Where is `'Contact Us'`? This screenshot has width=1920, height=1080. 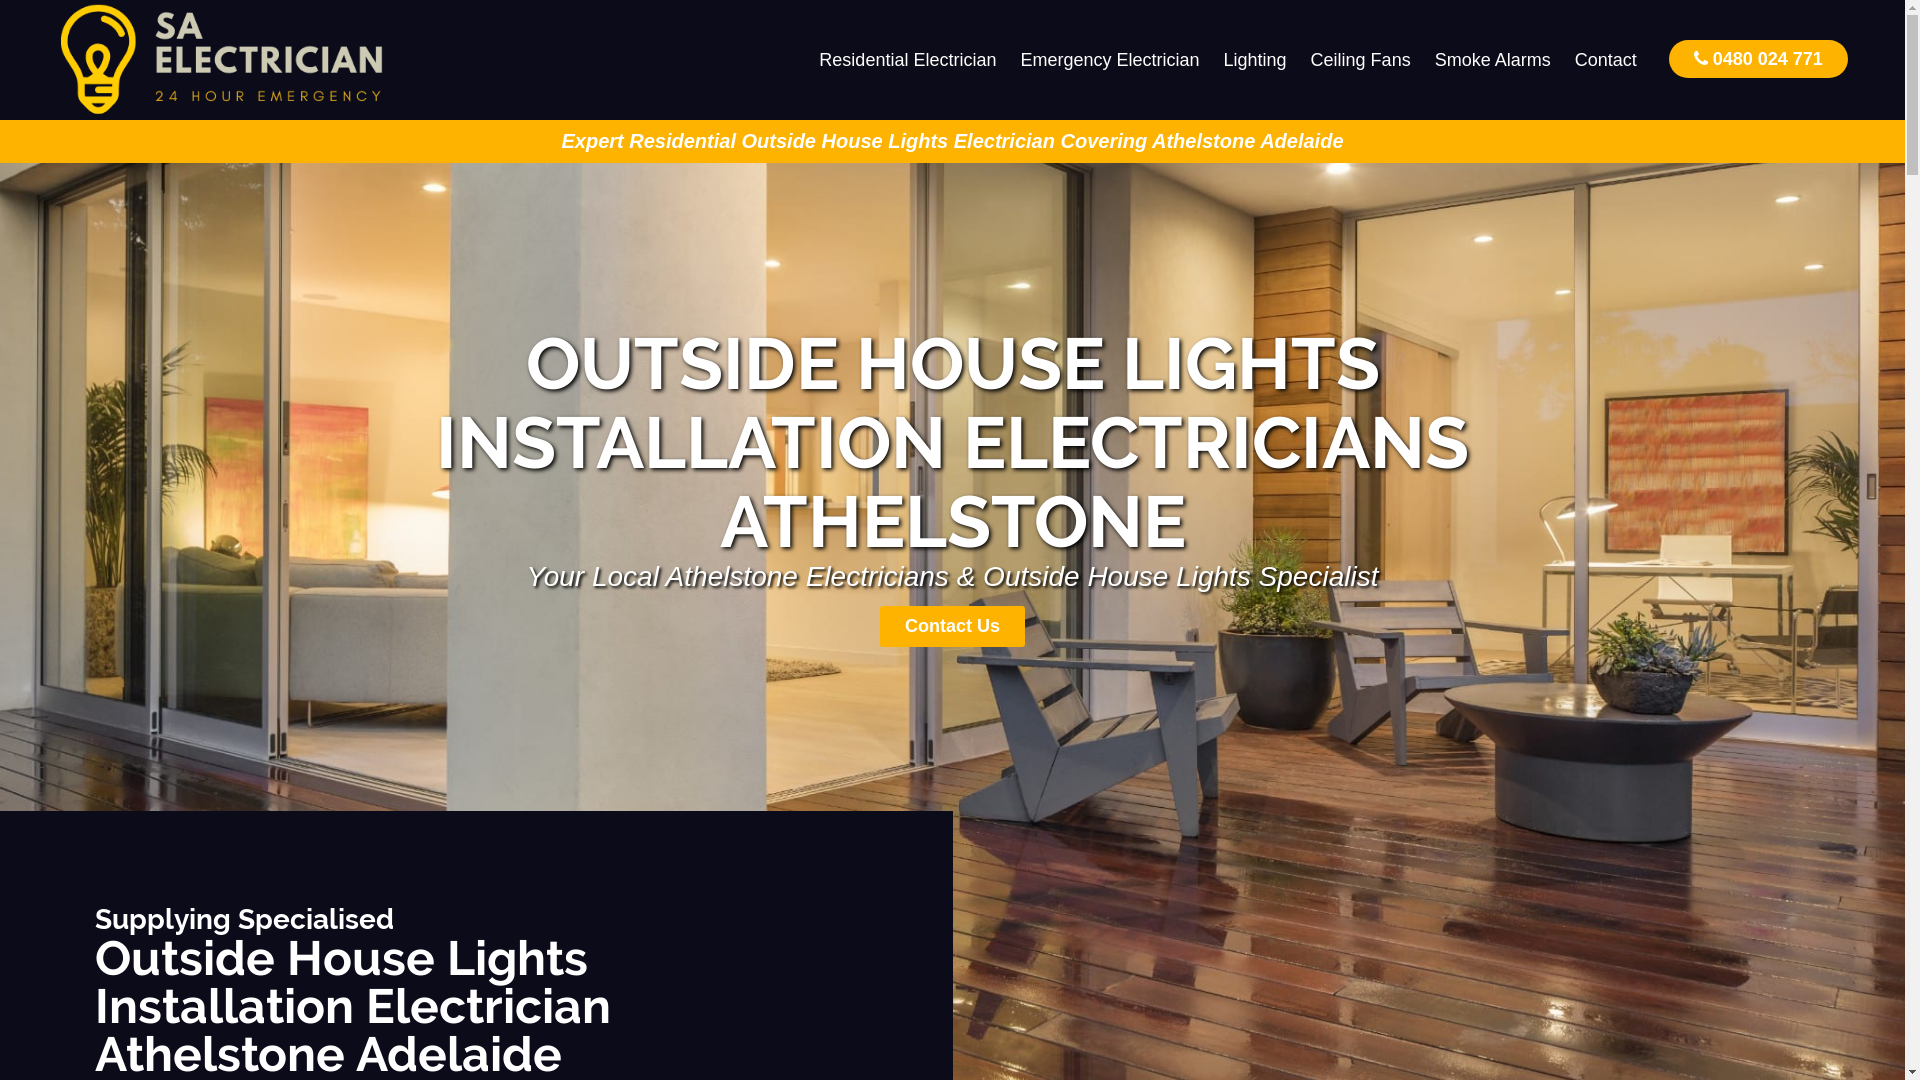 'Contact Us' is located at coordinates (951, 625).